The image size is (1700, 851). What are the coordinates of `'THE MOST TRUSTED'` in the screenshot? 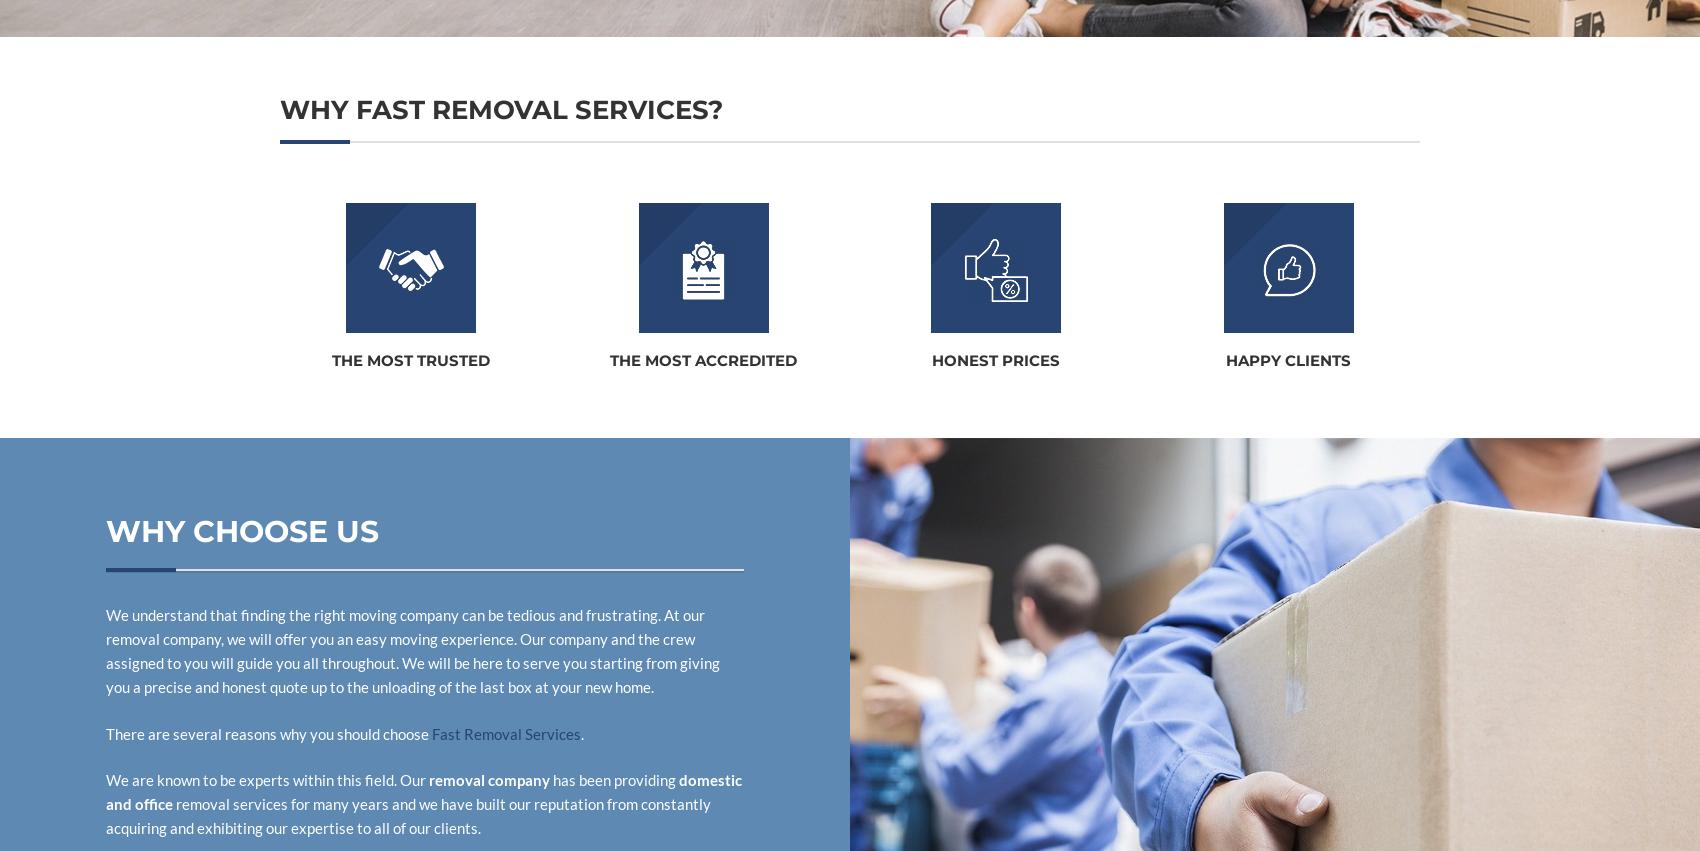 It's located at (410, 360).